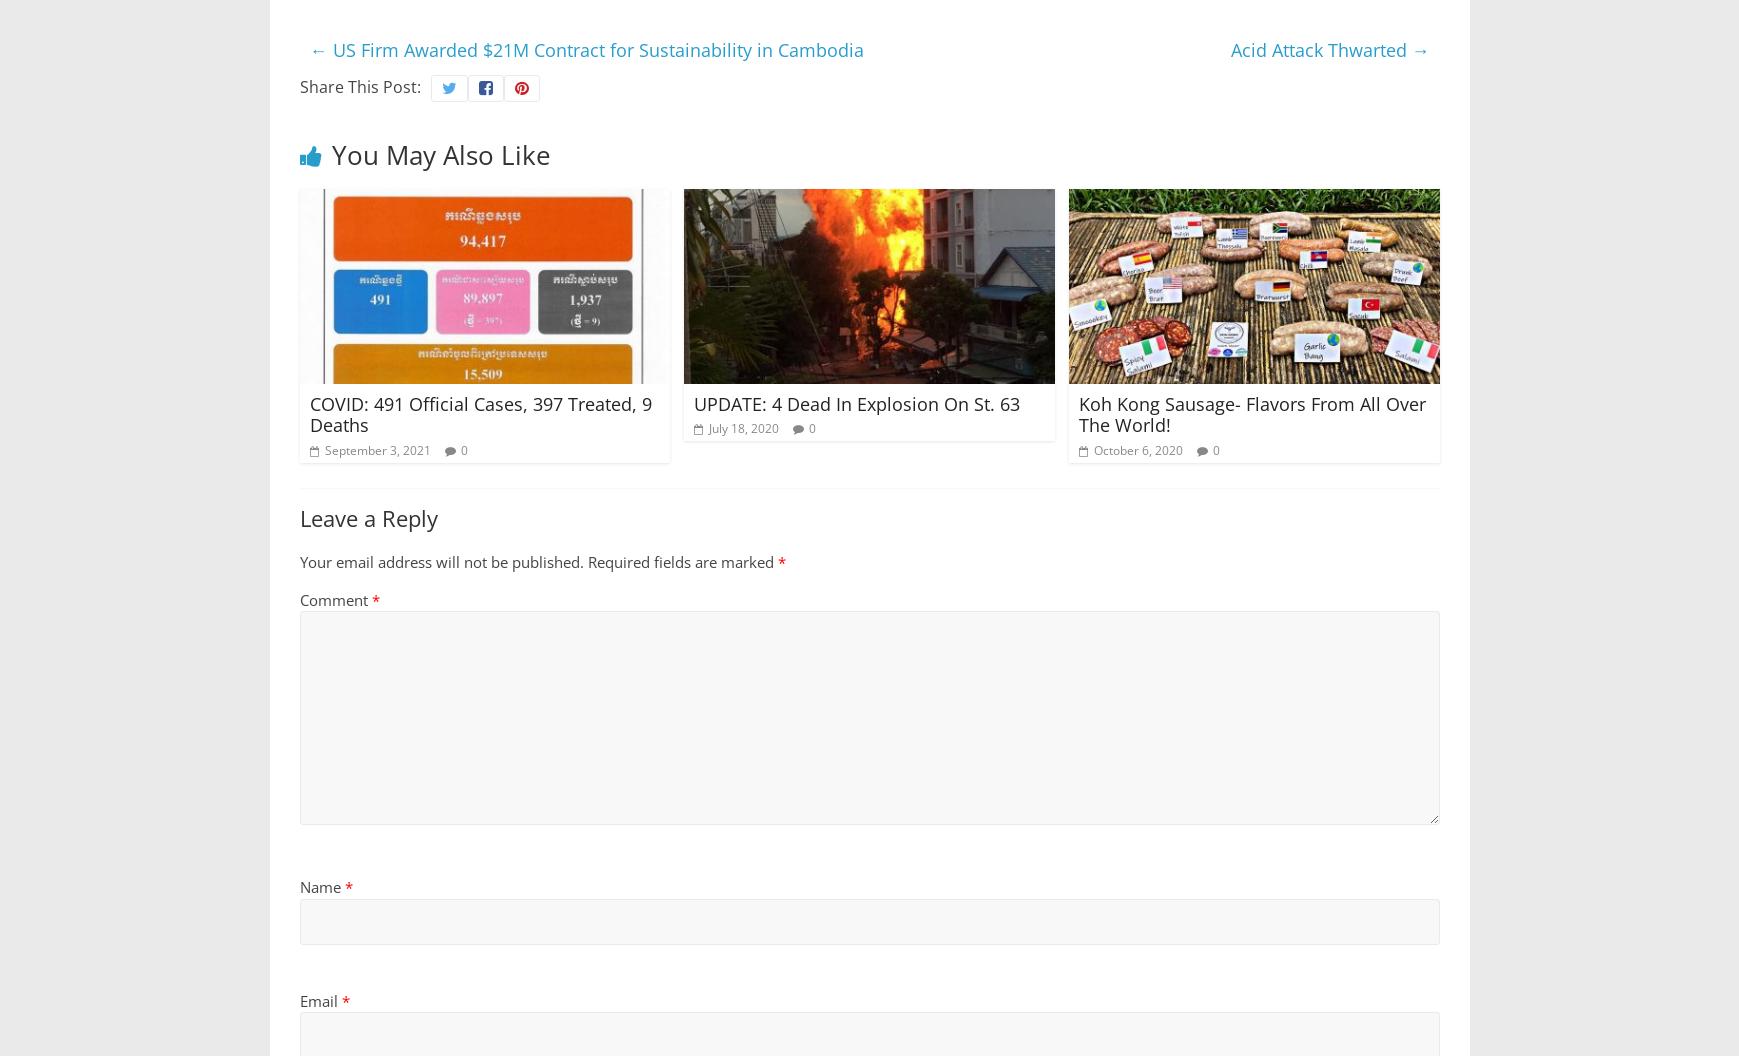 This screenshot has height=1056, width=1739. I want to click on 'US Firm Awarded $21M Contract for Sustainability in Cambodia', so click(326, 48).